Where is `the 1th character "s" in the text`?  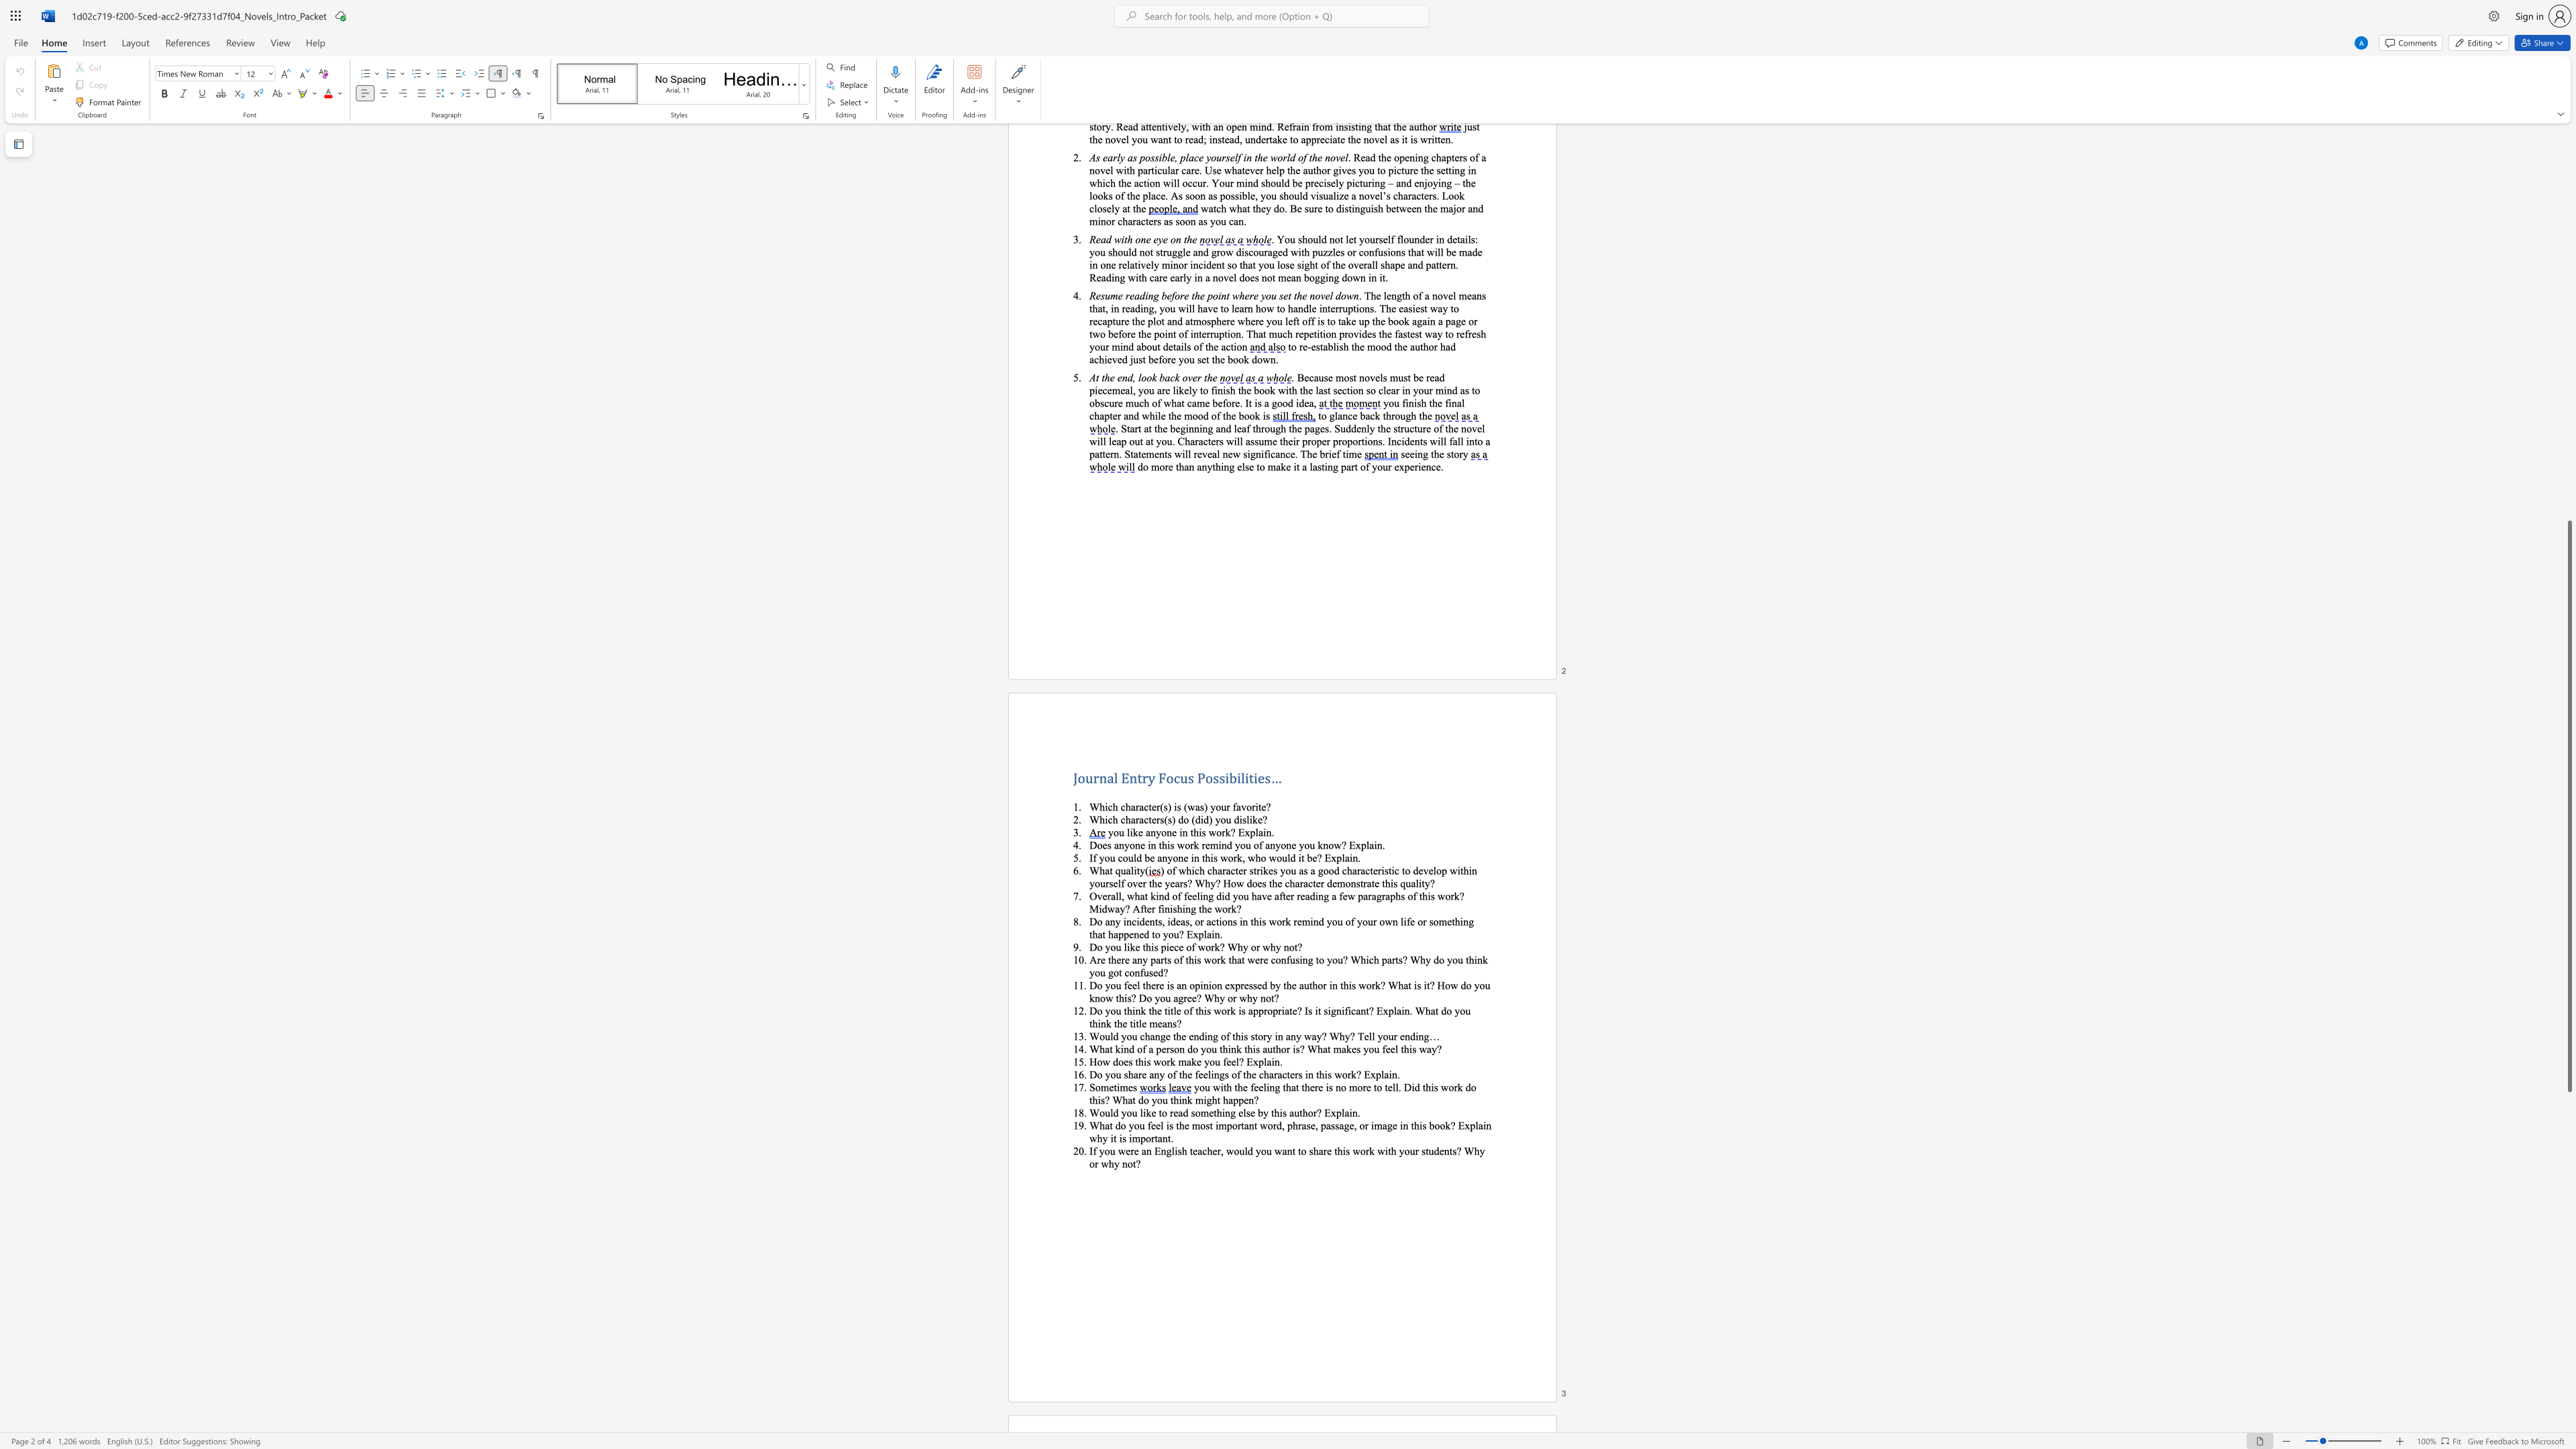
the 1th character "s" in the text is located at coordinates (1330, 1087).